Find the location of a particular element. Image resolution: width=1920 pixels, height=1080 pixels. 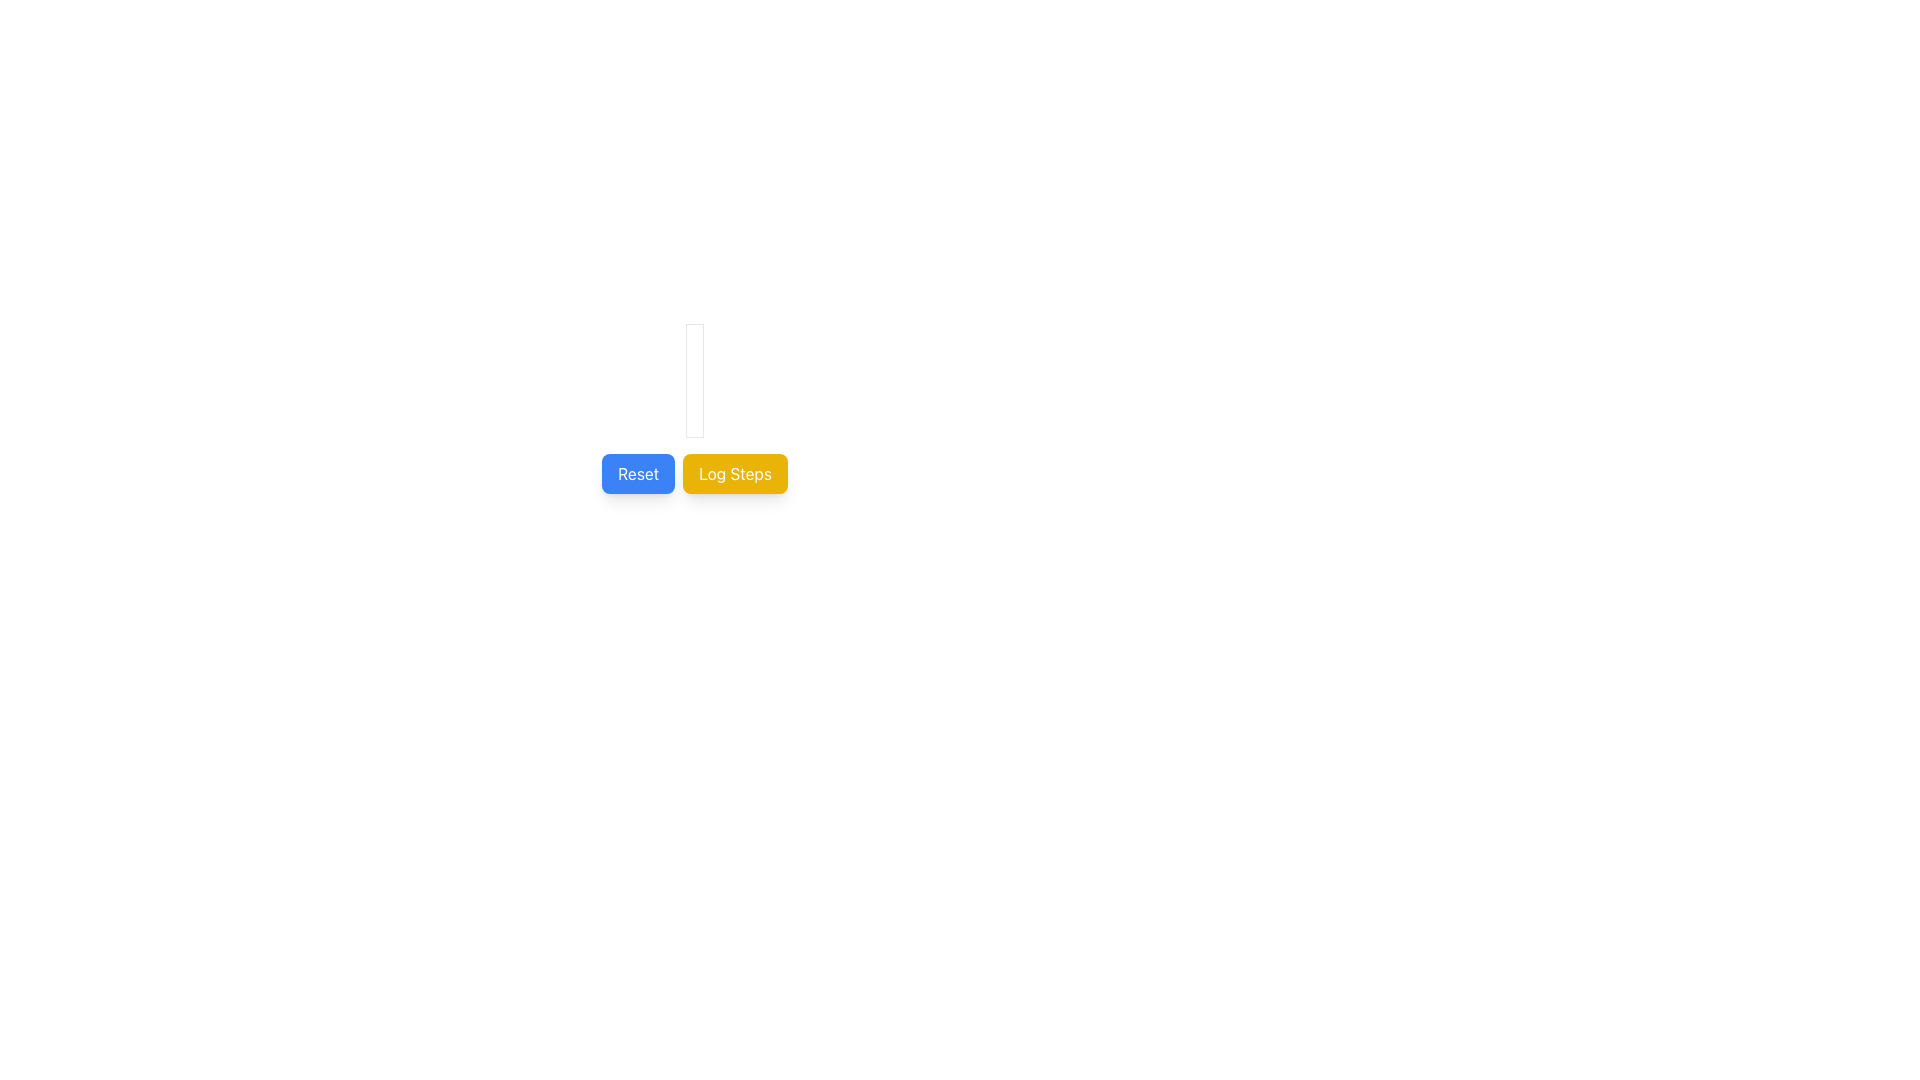

the rectangular button with rounded corners that has a yellow background and white text reading 'Log Steps' to change its color is located at coordinates (734, 474).